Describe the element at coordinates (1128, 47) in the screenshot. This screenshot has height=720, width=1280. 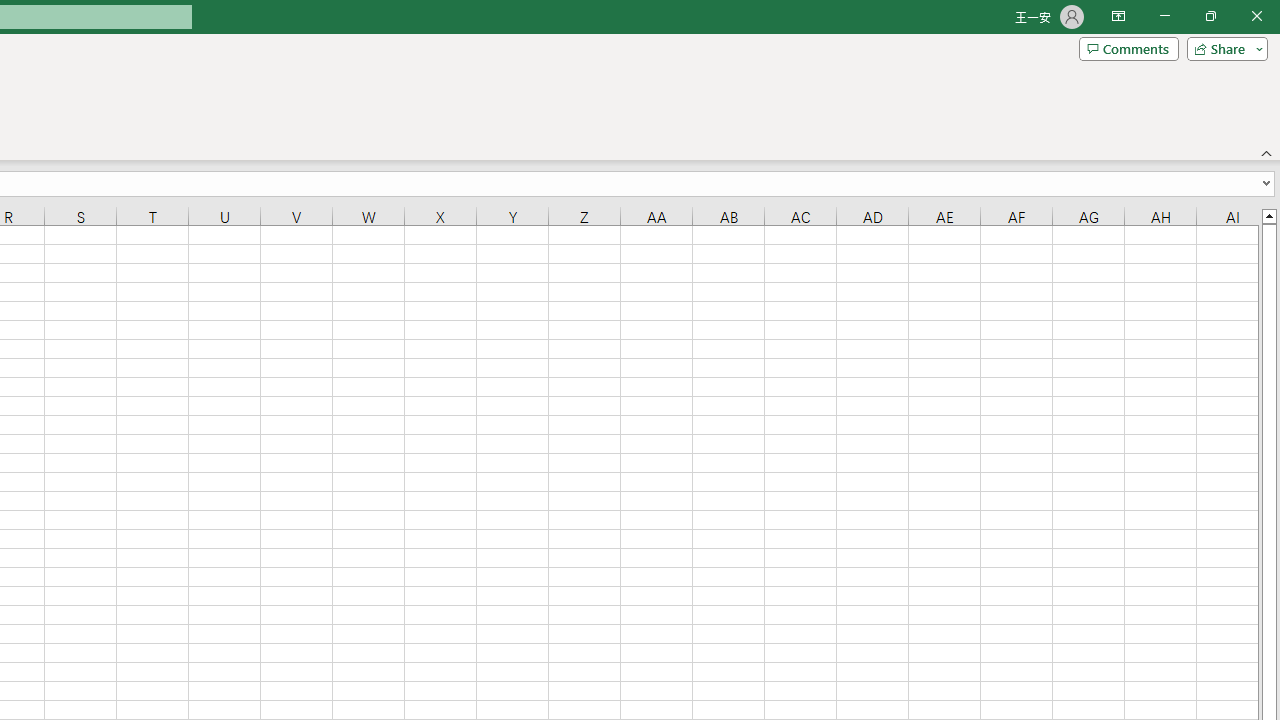
I see `'Comments'` at that location.